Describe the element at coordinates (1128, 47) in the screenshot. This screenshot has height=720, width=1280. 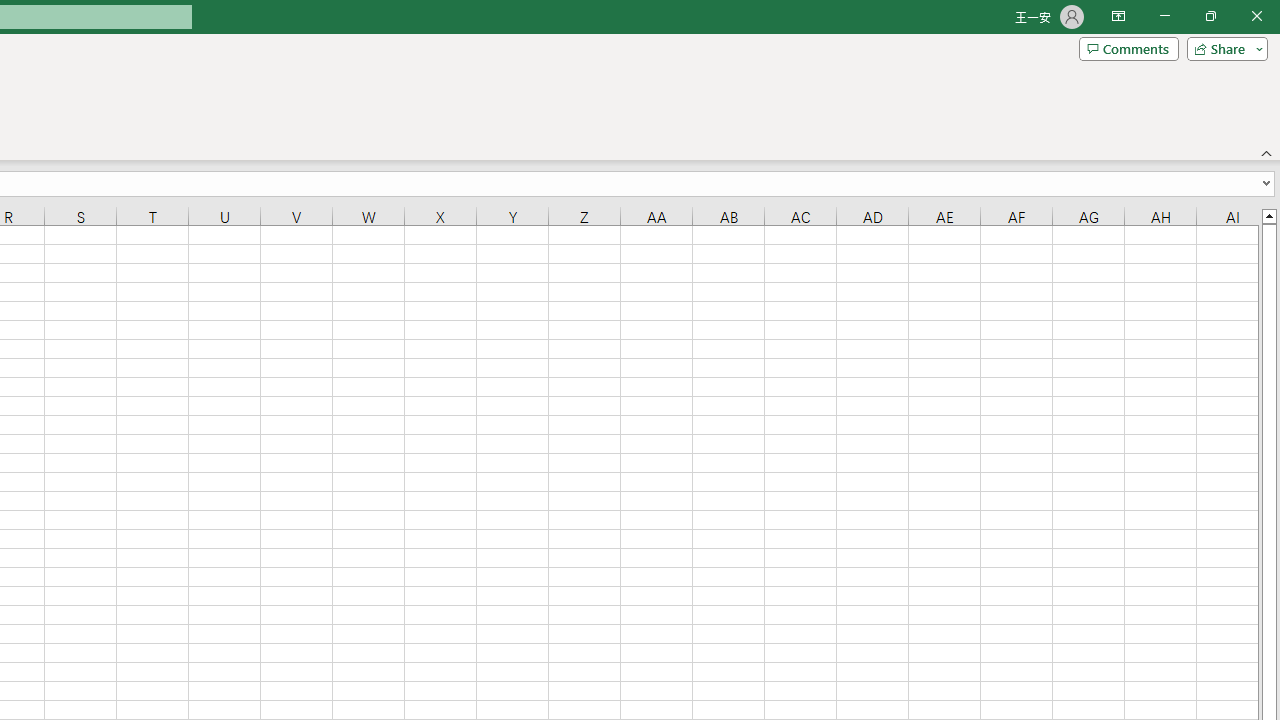
I see `'Comments'` at that location.